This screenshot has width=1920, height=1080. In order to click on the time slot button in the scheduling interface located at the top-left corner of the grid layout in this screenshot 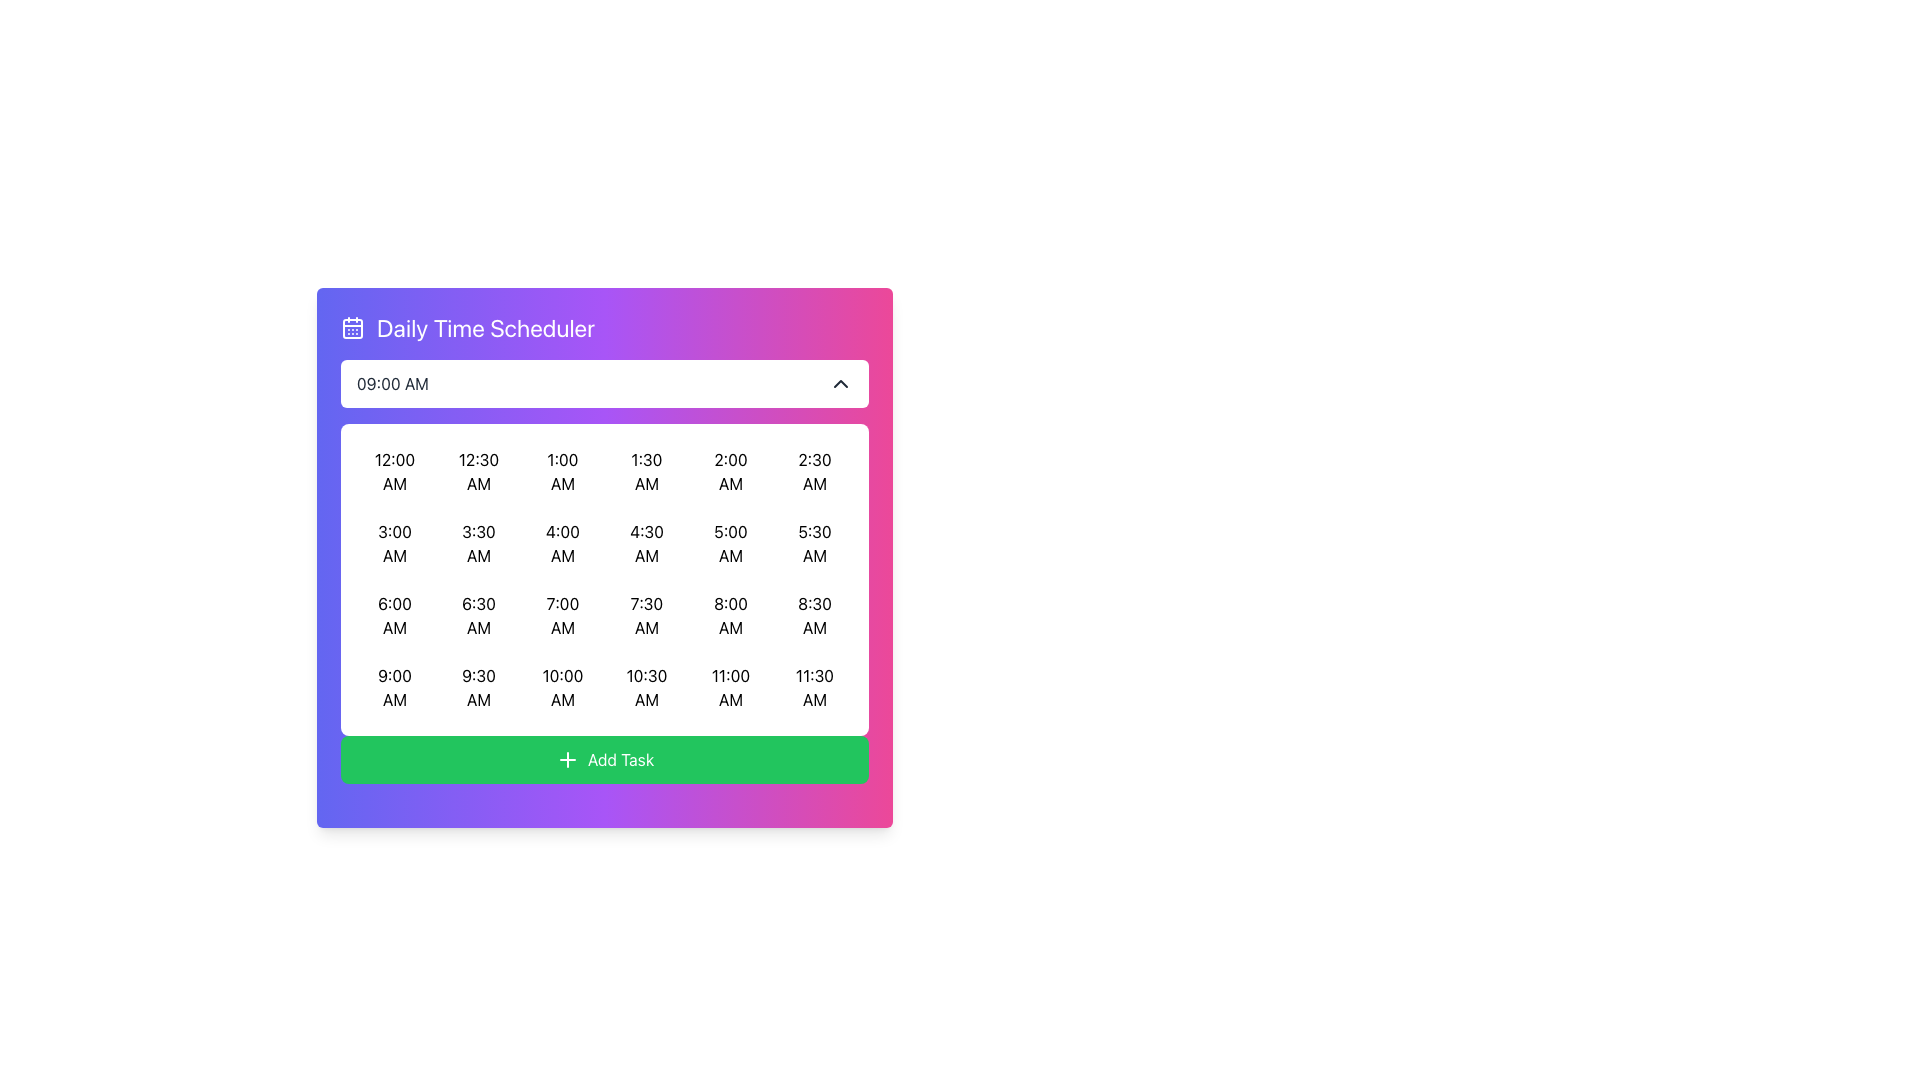, I will do `click(394, 471)`.